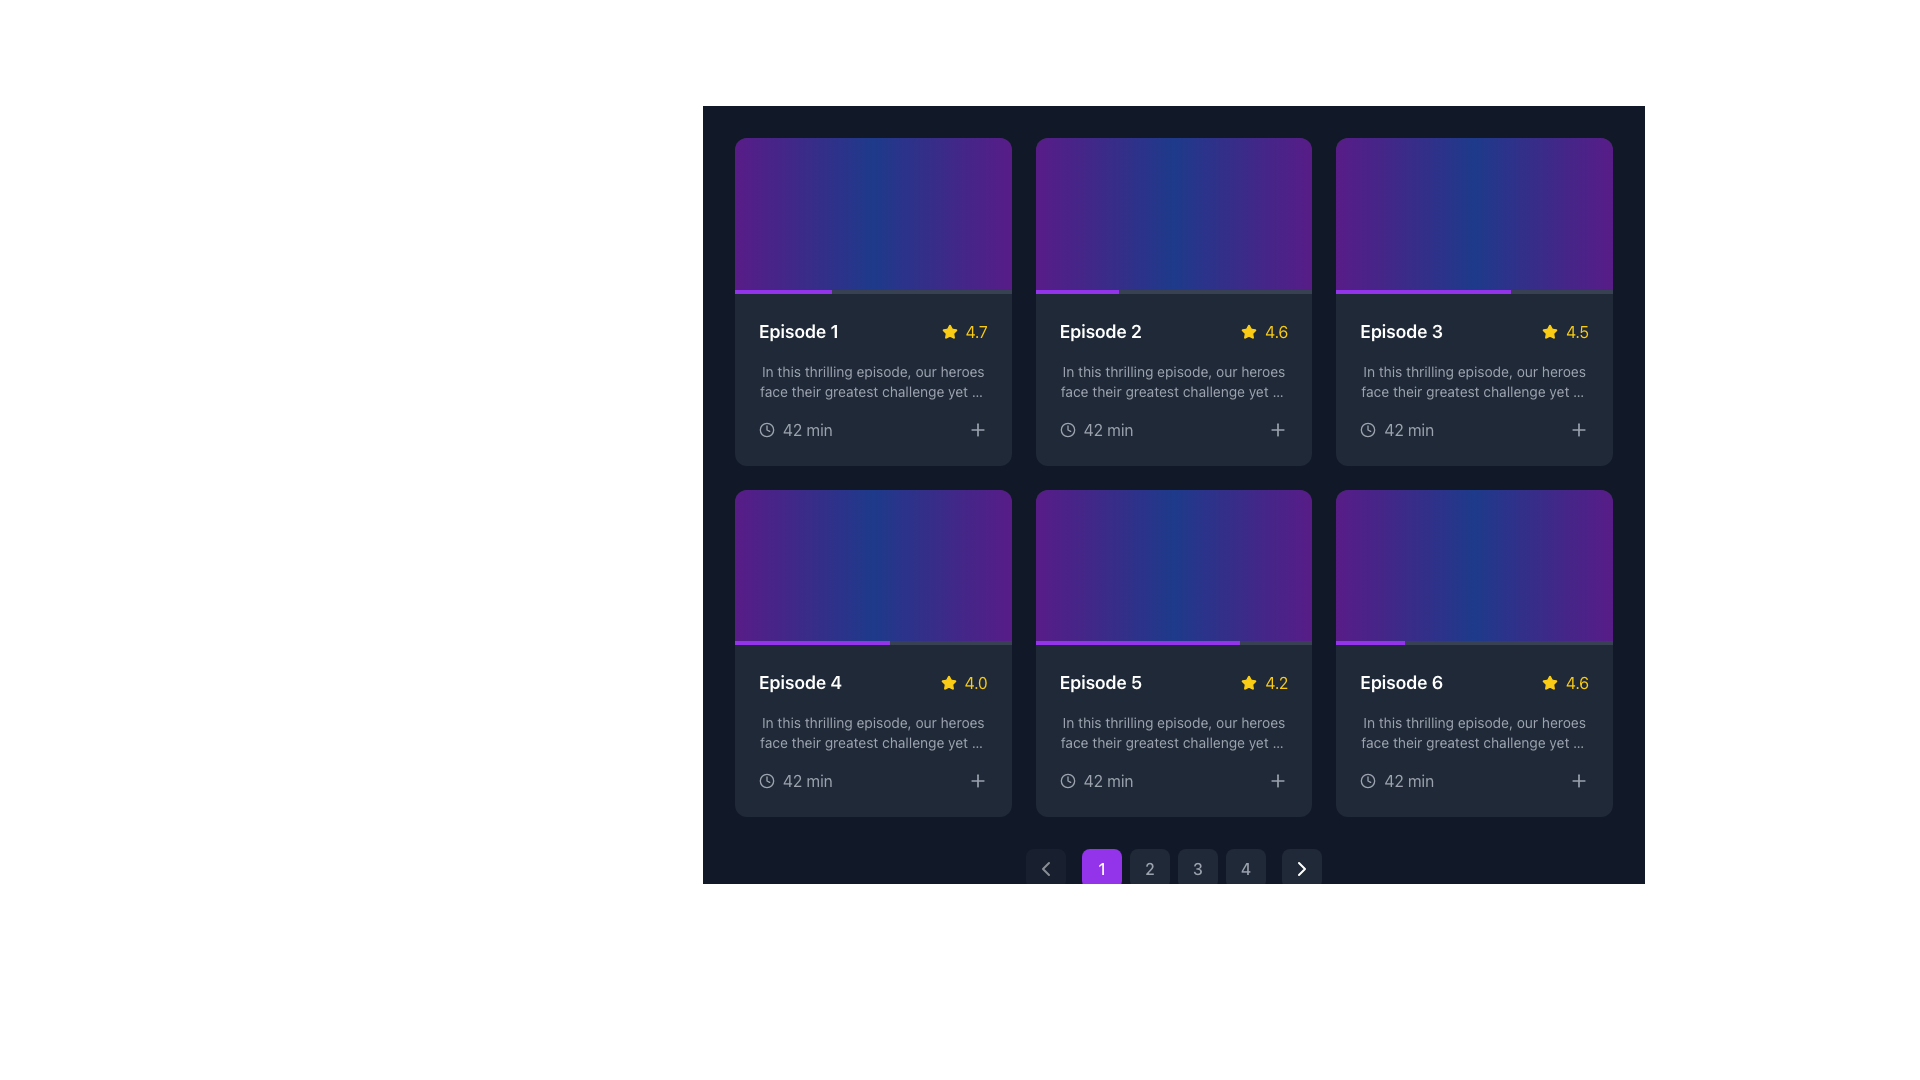 Image resolution: width=1920 pixels, height=1080 pixels. Describe the element at coordinates (1564, 682) in the screenshot. I see `the text label displaying the numerical rating for 'Episode 6', which is located to the right of the yellow star icon in the bottom-right section of the card` at that location.